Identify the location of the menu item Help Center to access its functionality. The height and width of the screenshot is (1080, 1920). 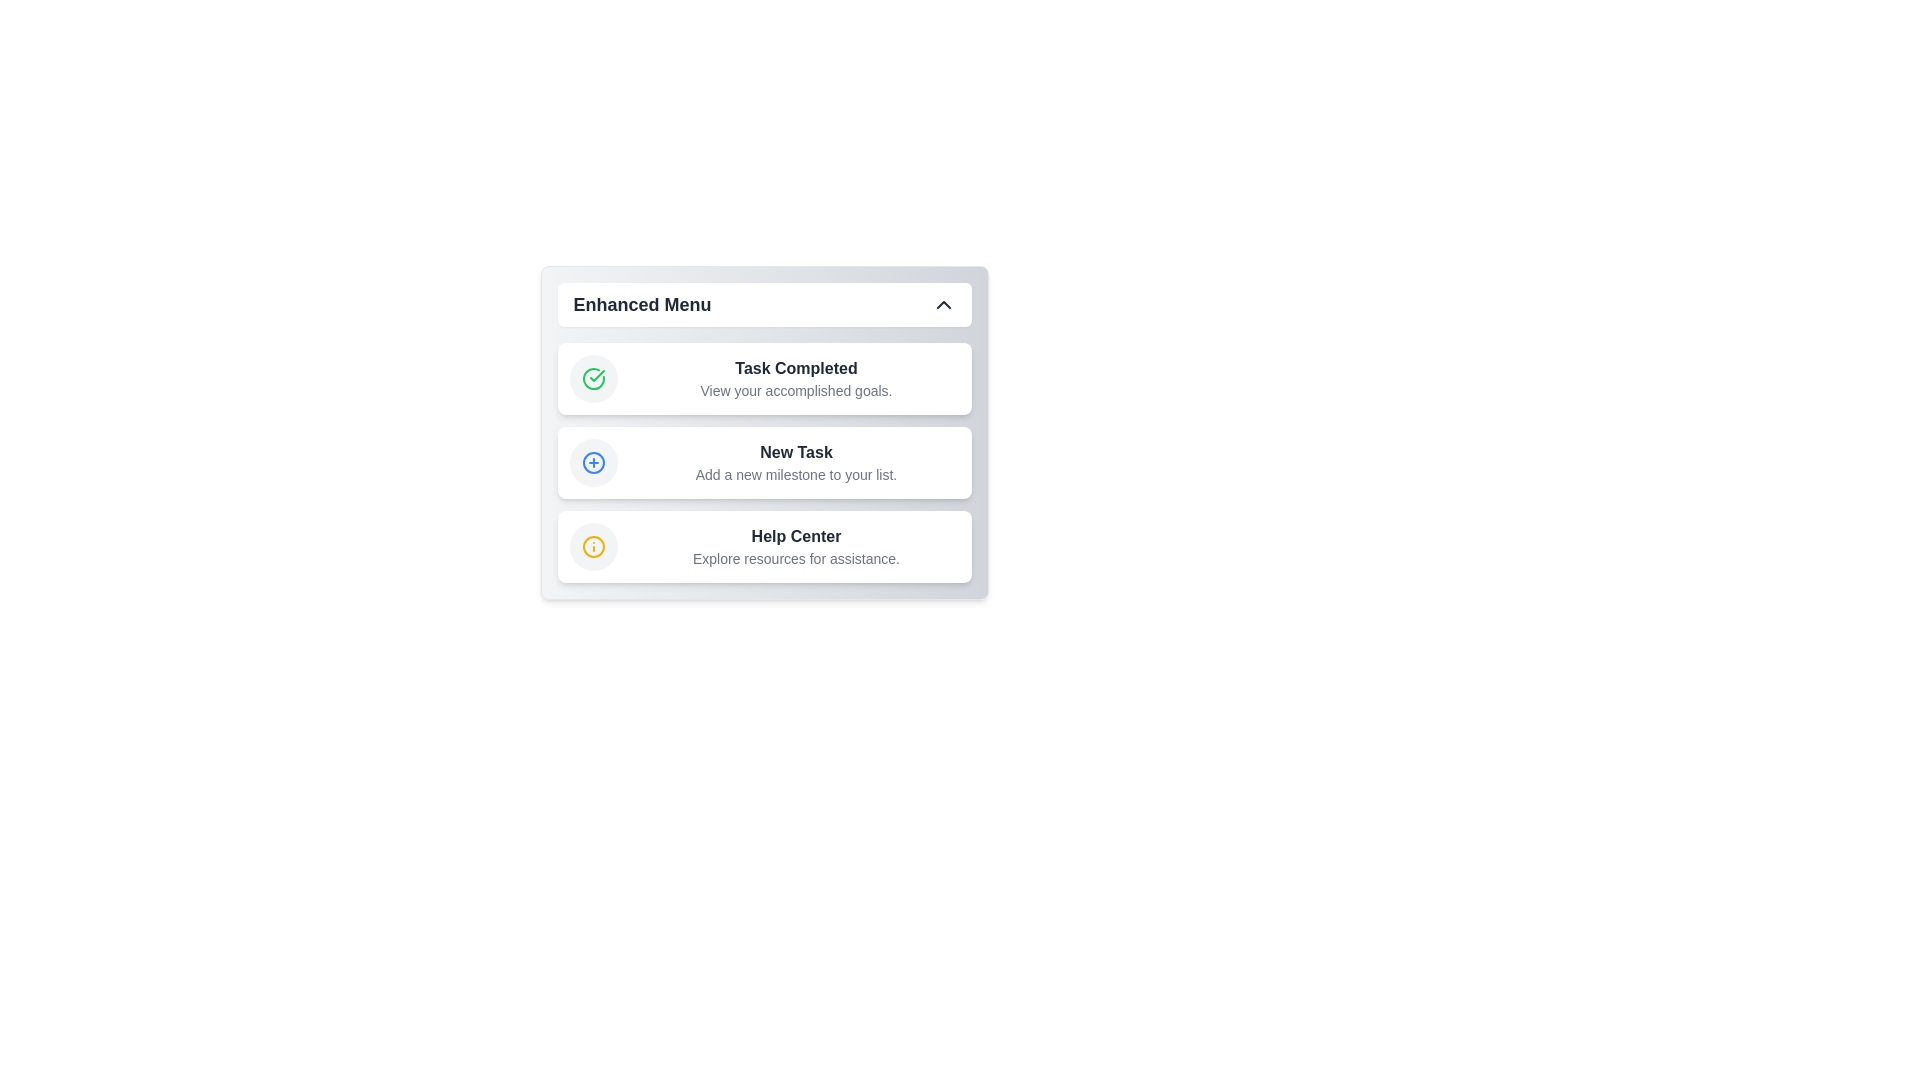
(763, 547).